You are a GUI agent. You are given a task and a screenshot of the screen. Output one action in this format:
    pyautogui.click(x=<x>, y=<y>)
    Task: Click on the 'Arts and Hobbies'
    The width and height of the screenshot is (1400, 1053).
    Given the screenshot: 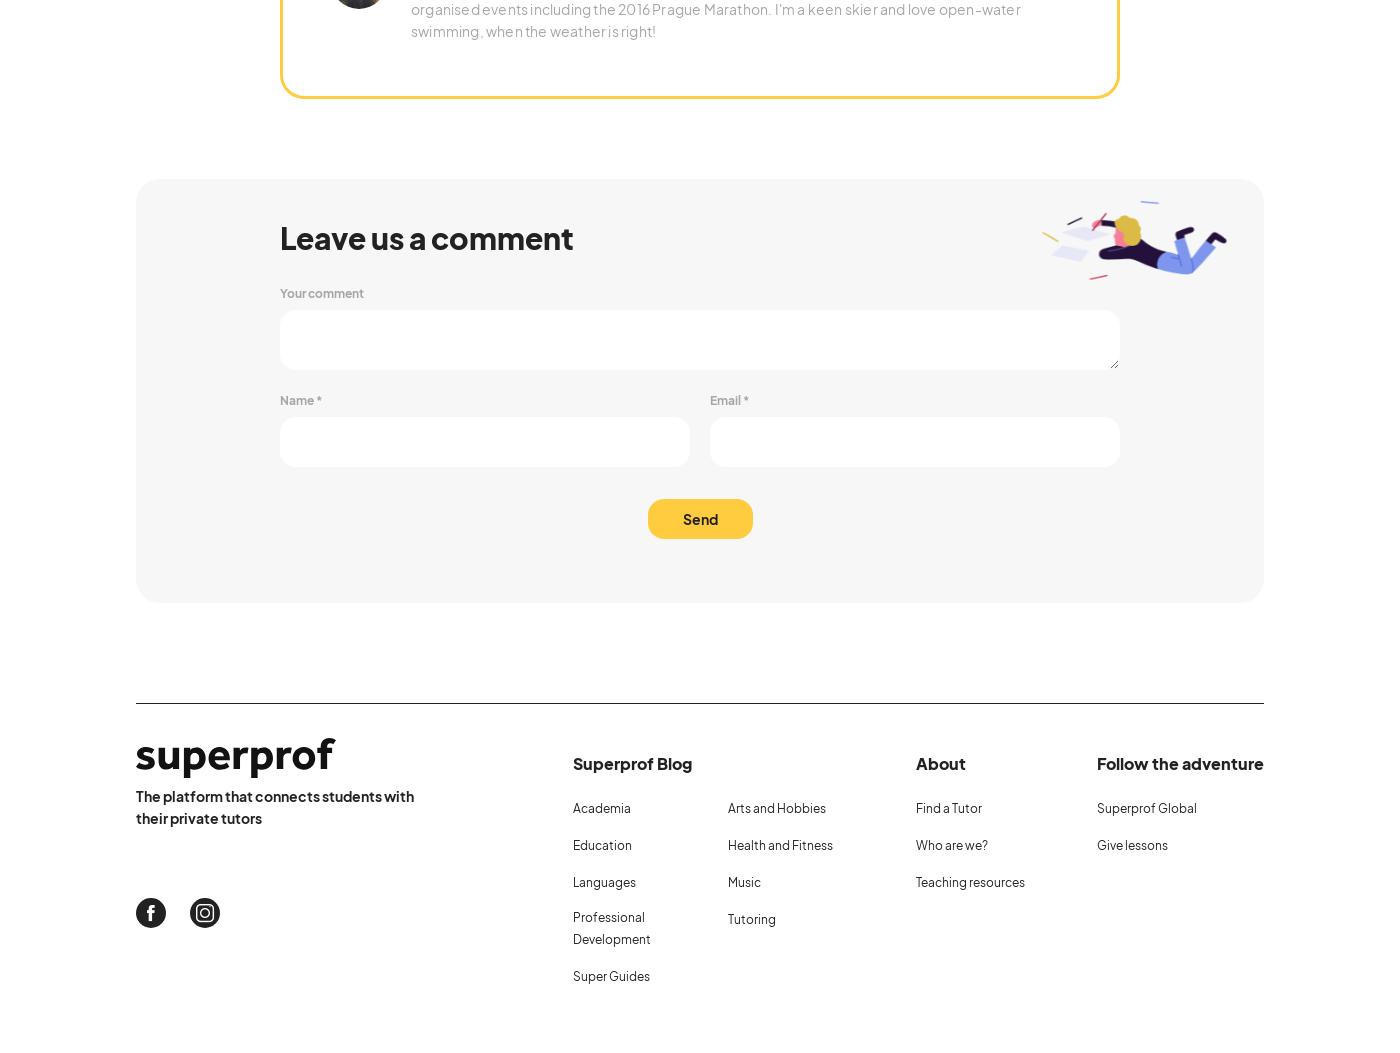 What is the action you would take?
    pyautogui.click(x=777, y=807)
    